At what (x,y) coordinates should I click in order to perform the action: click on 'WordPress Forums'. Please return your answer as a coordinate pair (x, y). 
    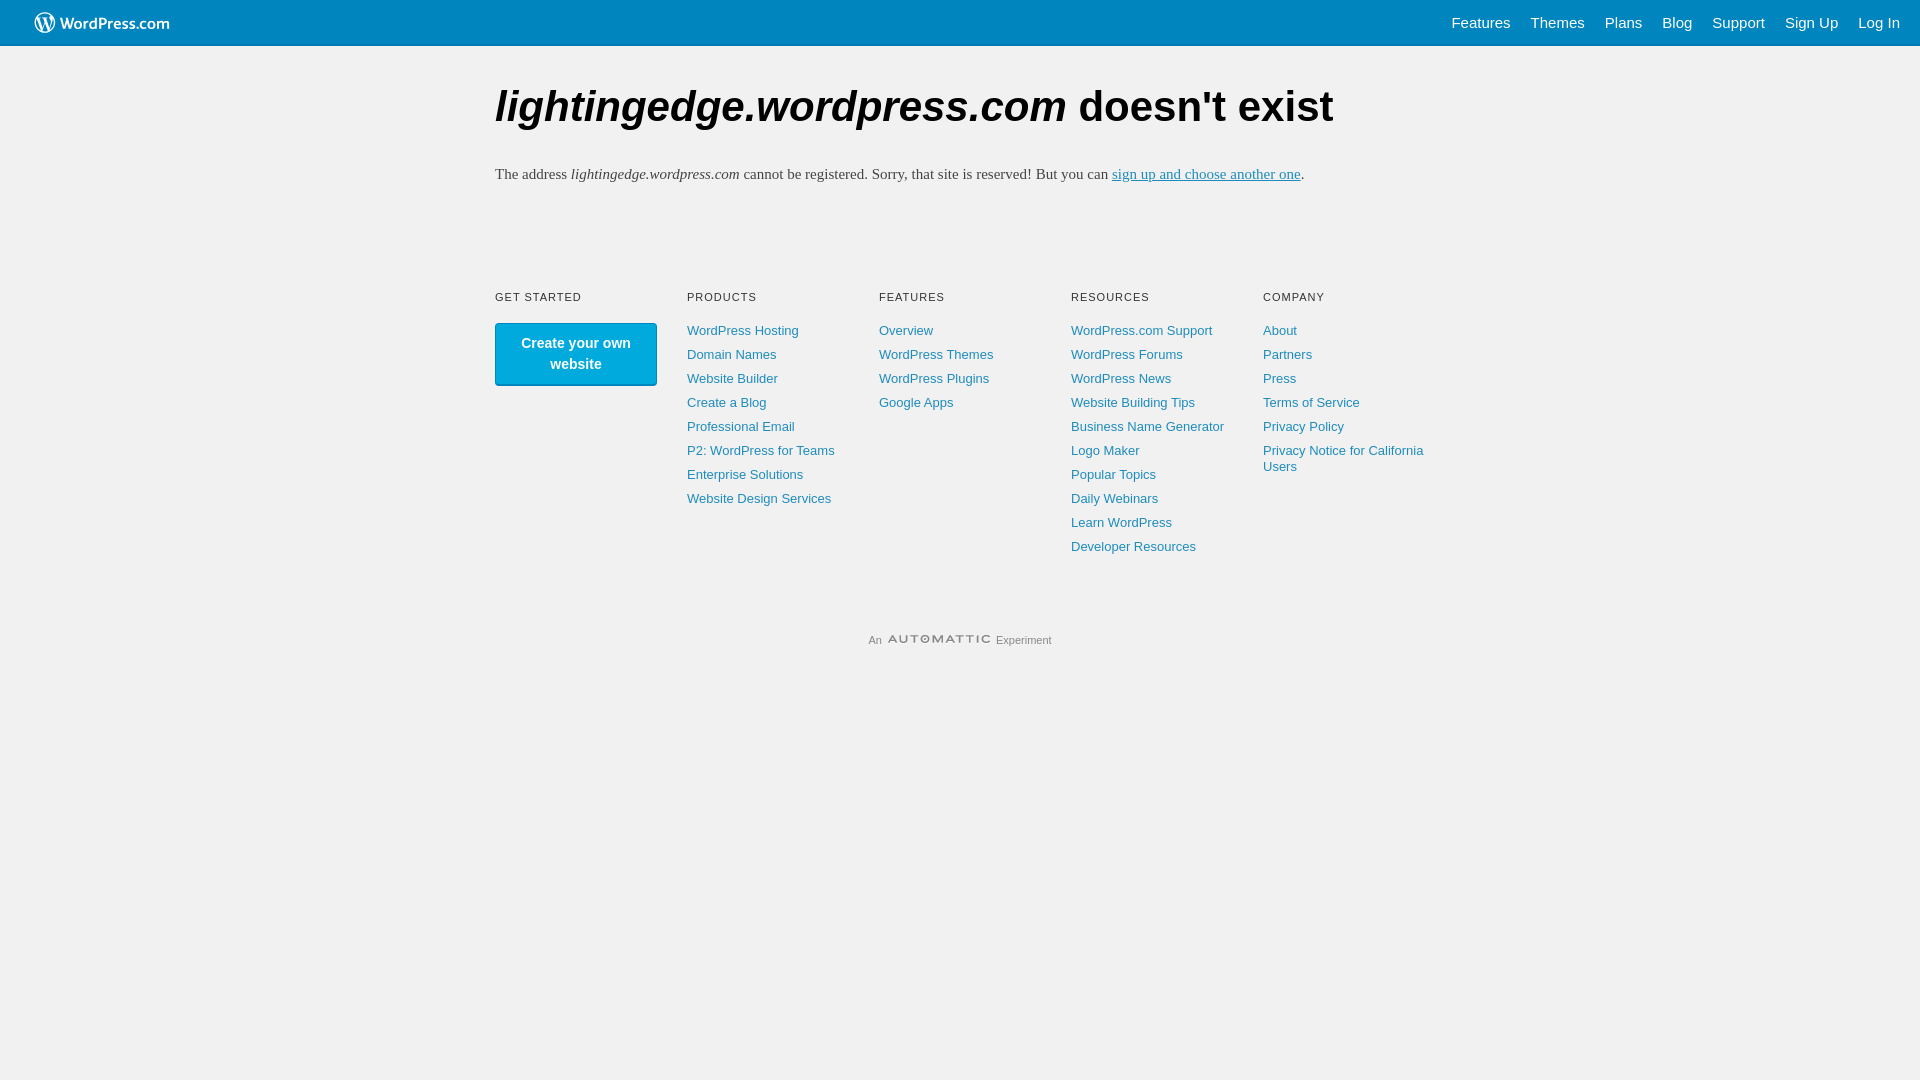
    Looking at the image, I should click on (1127, 353).